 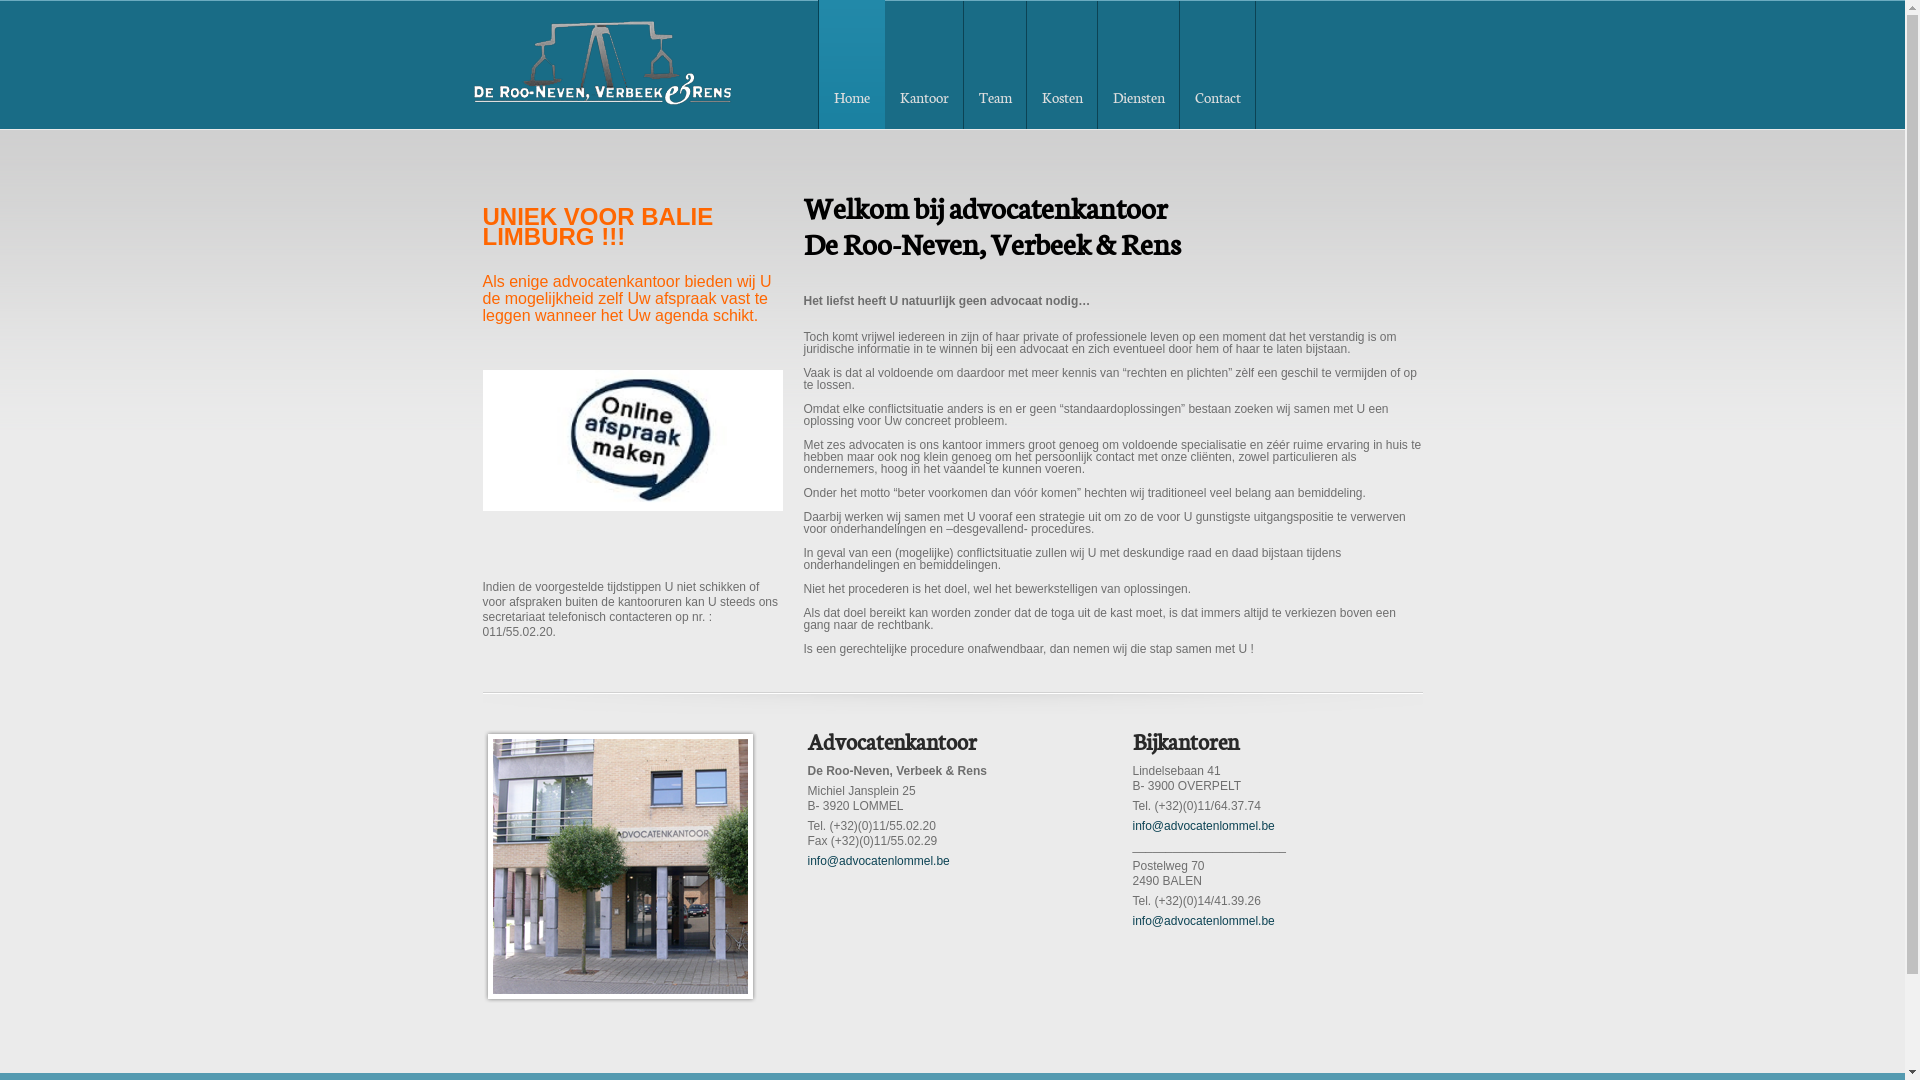 I want to click on 'Home', so click(x=850, y=63).